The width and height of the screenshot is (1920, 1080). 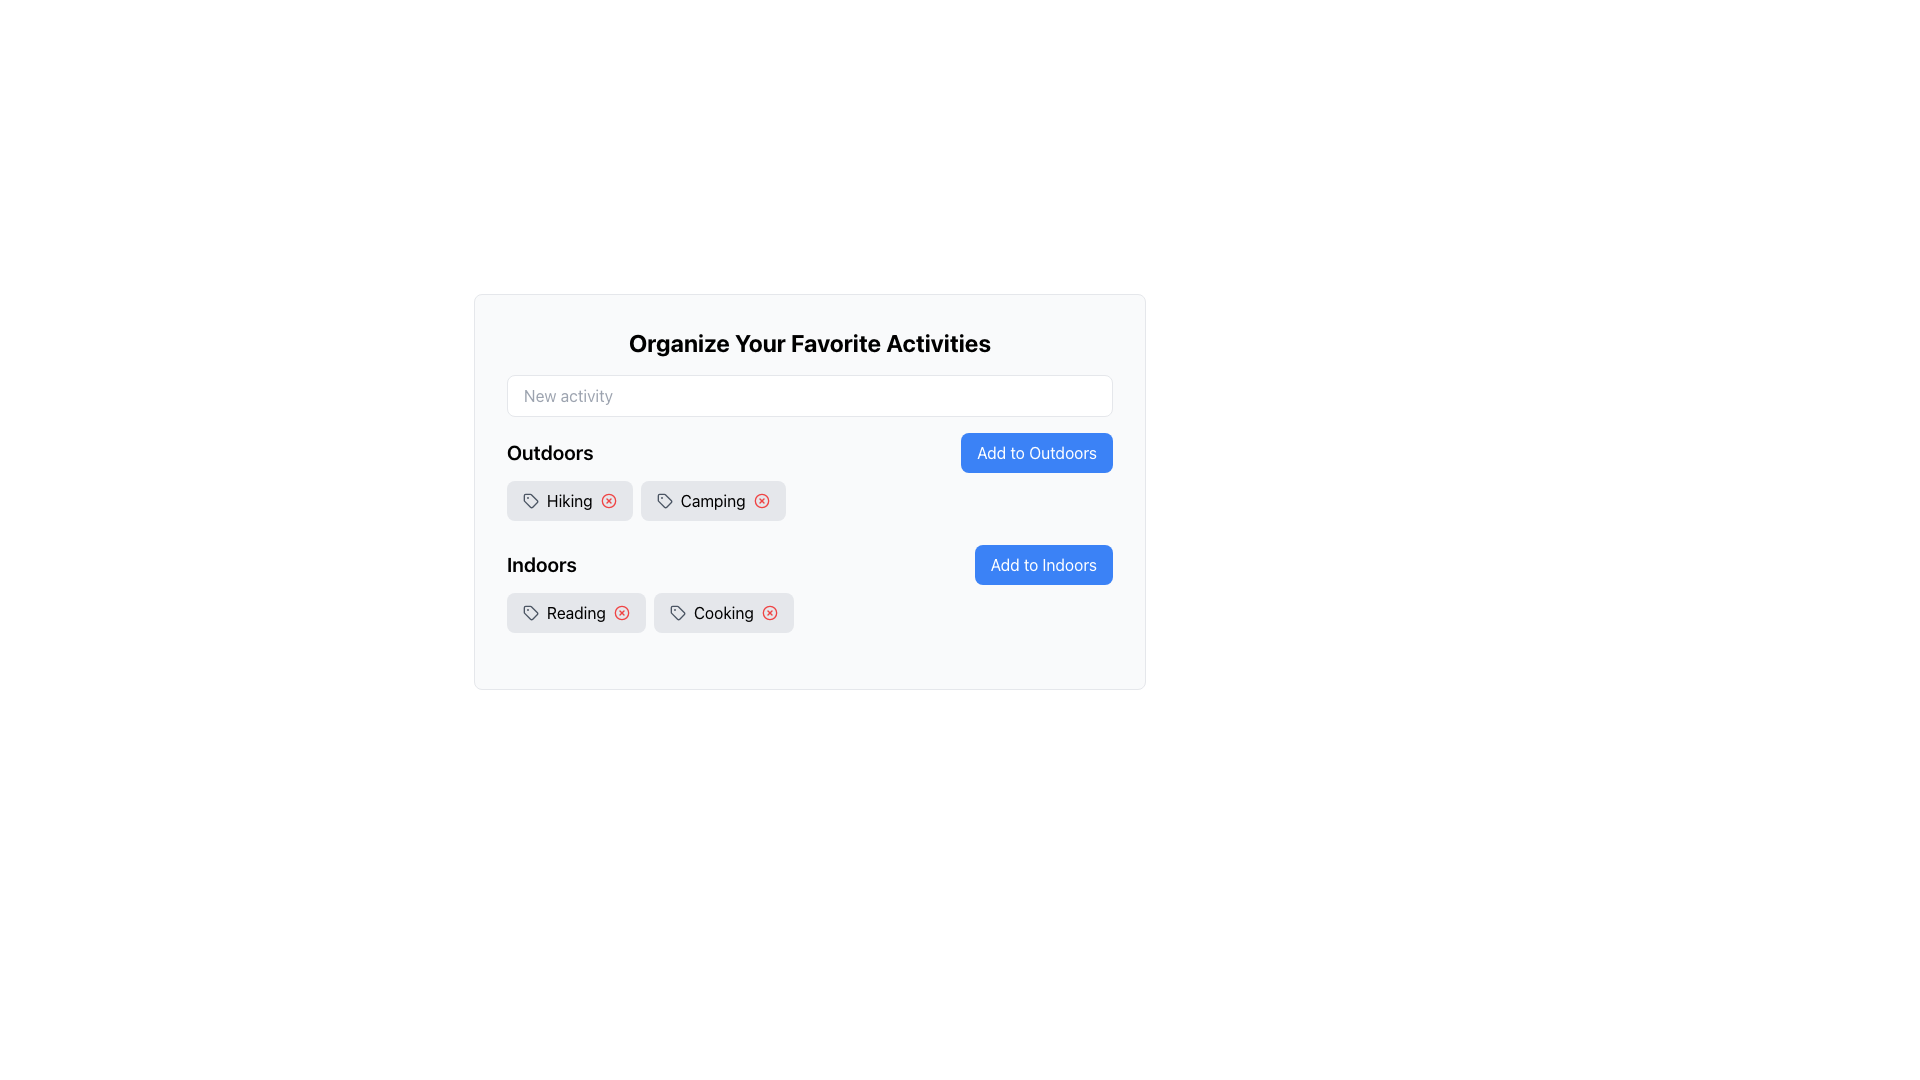 I want to click on the 'Hiking' tag in the 'Outdoors' category, so click(x=568, y=500).